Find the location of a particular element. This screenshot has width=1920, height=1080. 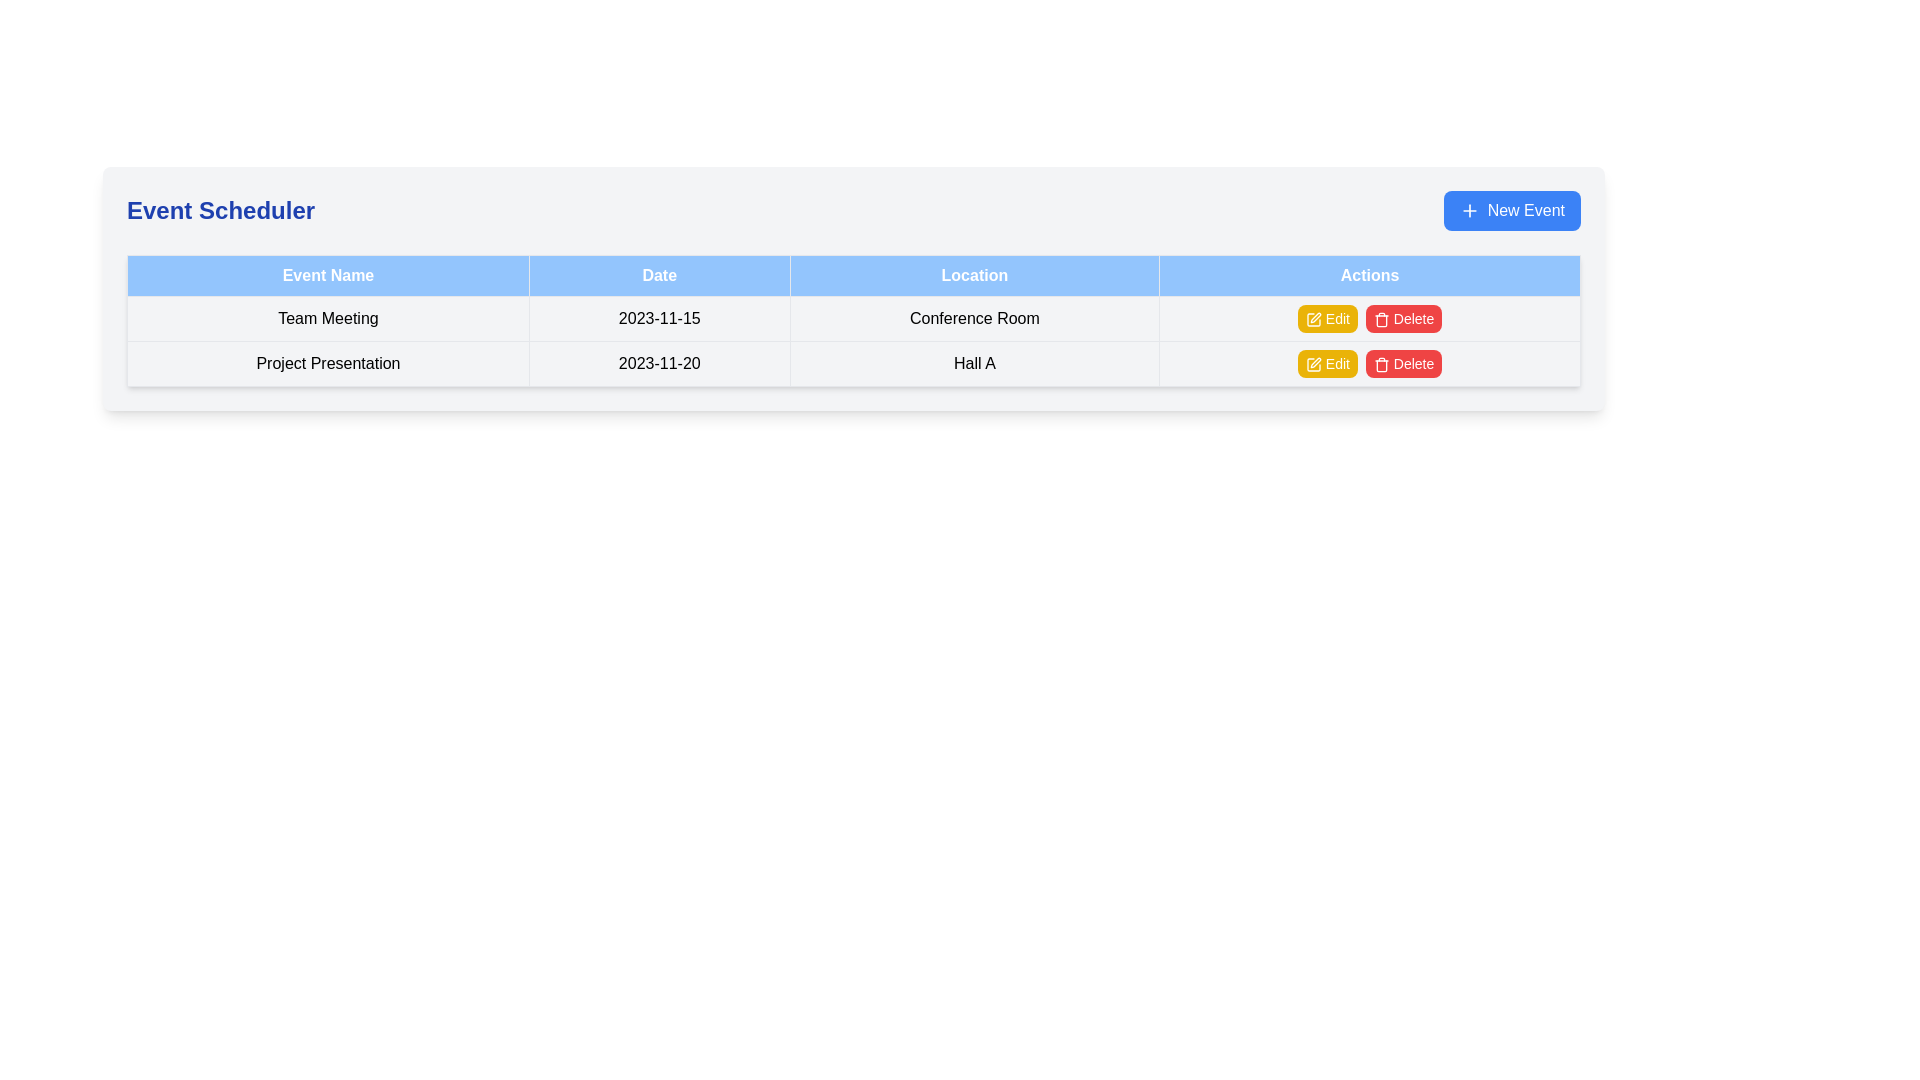

text of the table cell containing 'Hall A' in the 'Location' column of the 'Project Presentation' row is located at coordinates (974, 363).